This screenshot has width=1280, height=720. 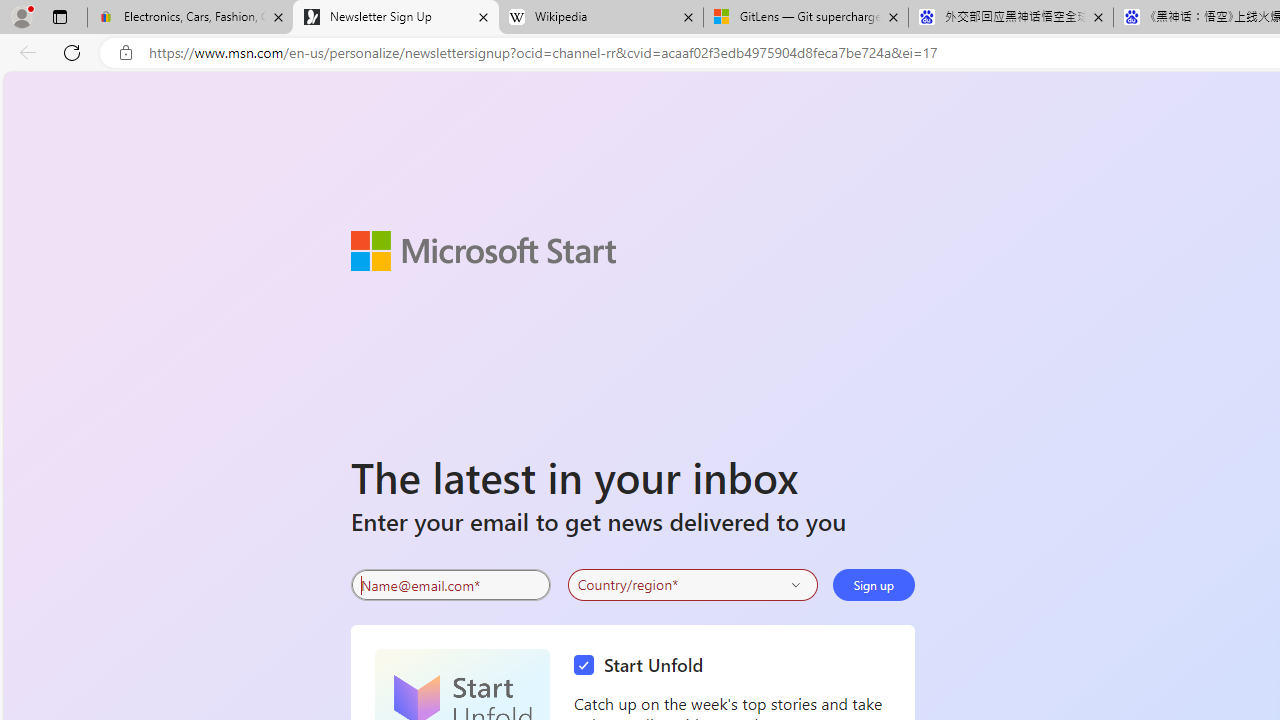 I want to click on 'Sign up', so click(x=873, y=585).